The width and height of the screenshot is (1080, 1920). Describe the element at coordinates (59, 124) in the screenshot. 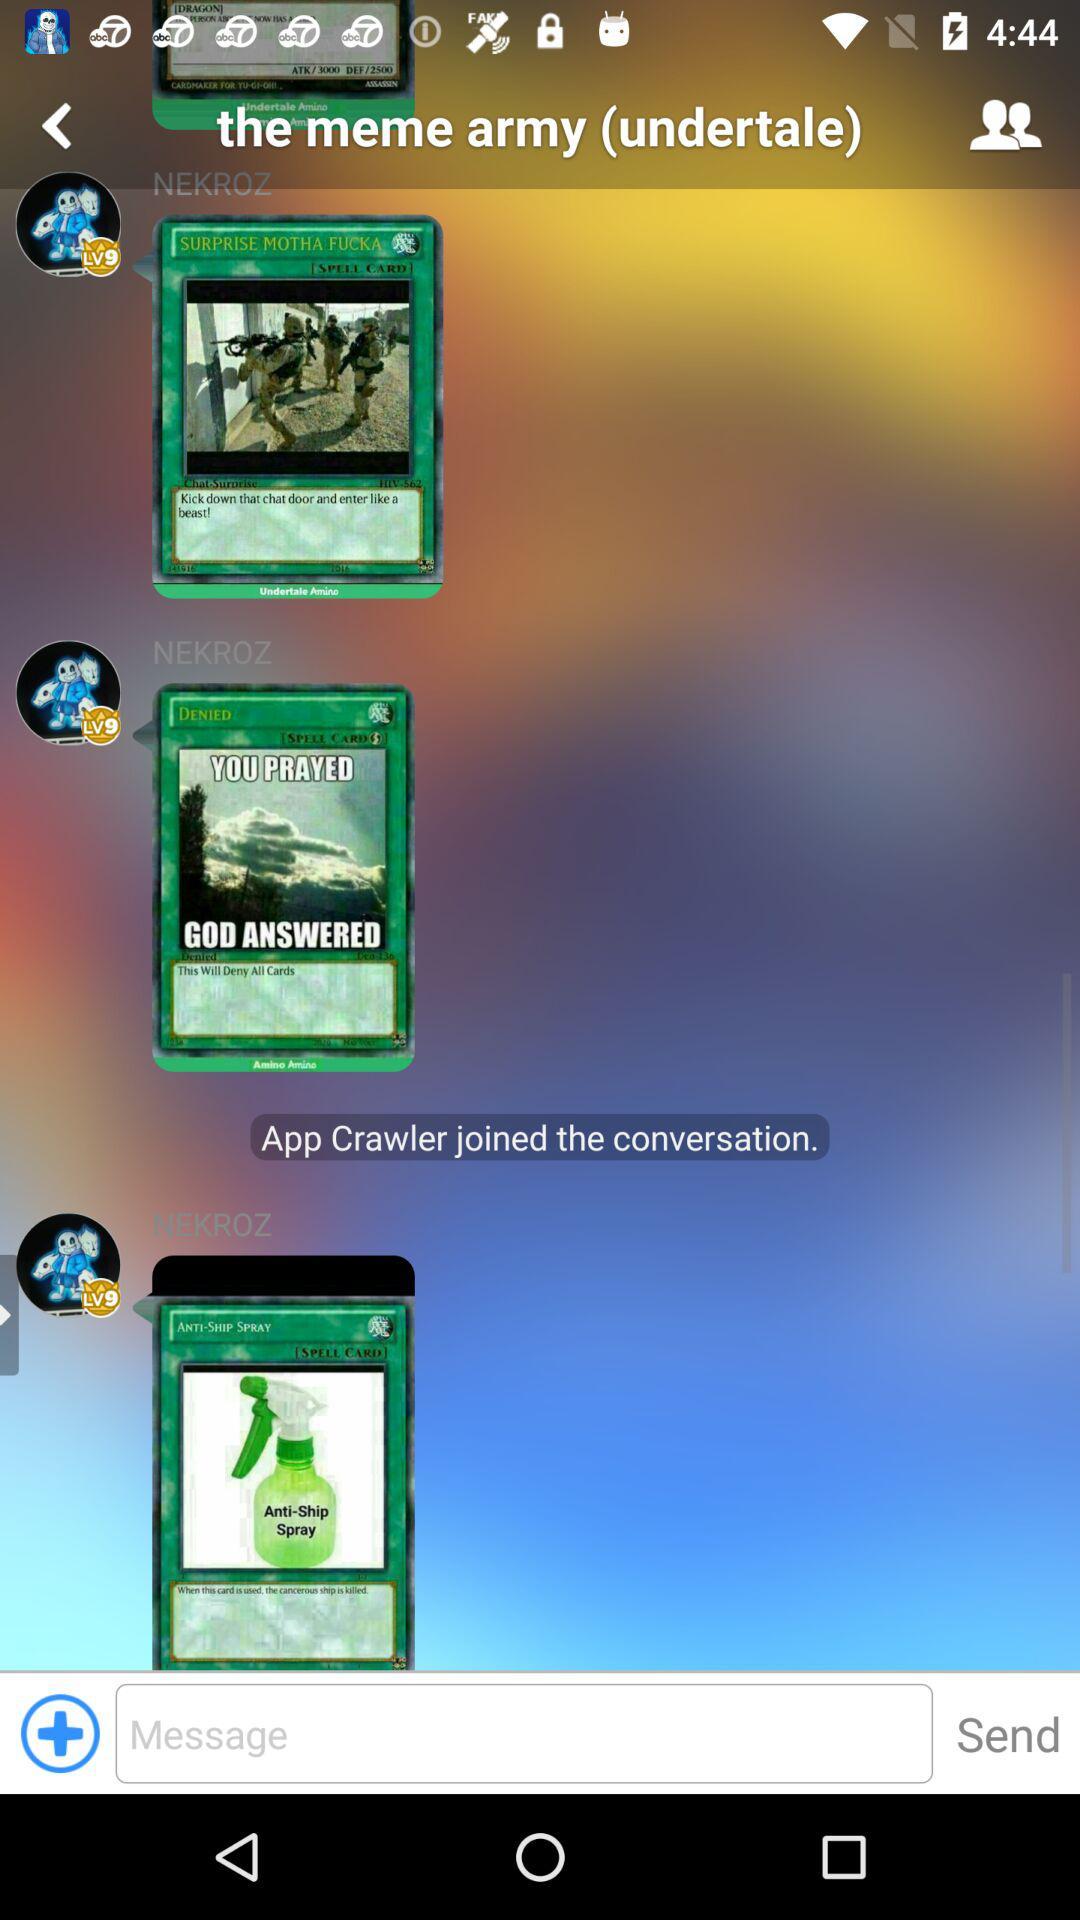

I see `go back` at that location.